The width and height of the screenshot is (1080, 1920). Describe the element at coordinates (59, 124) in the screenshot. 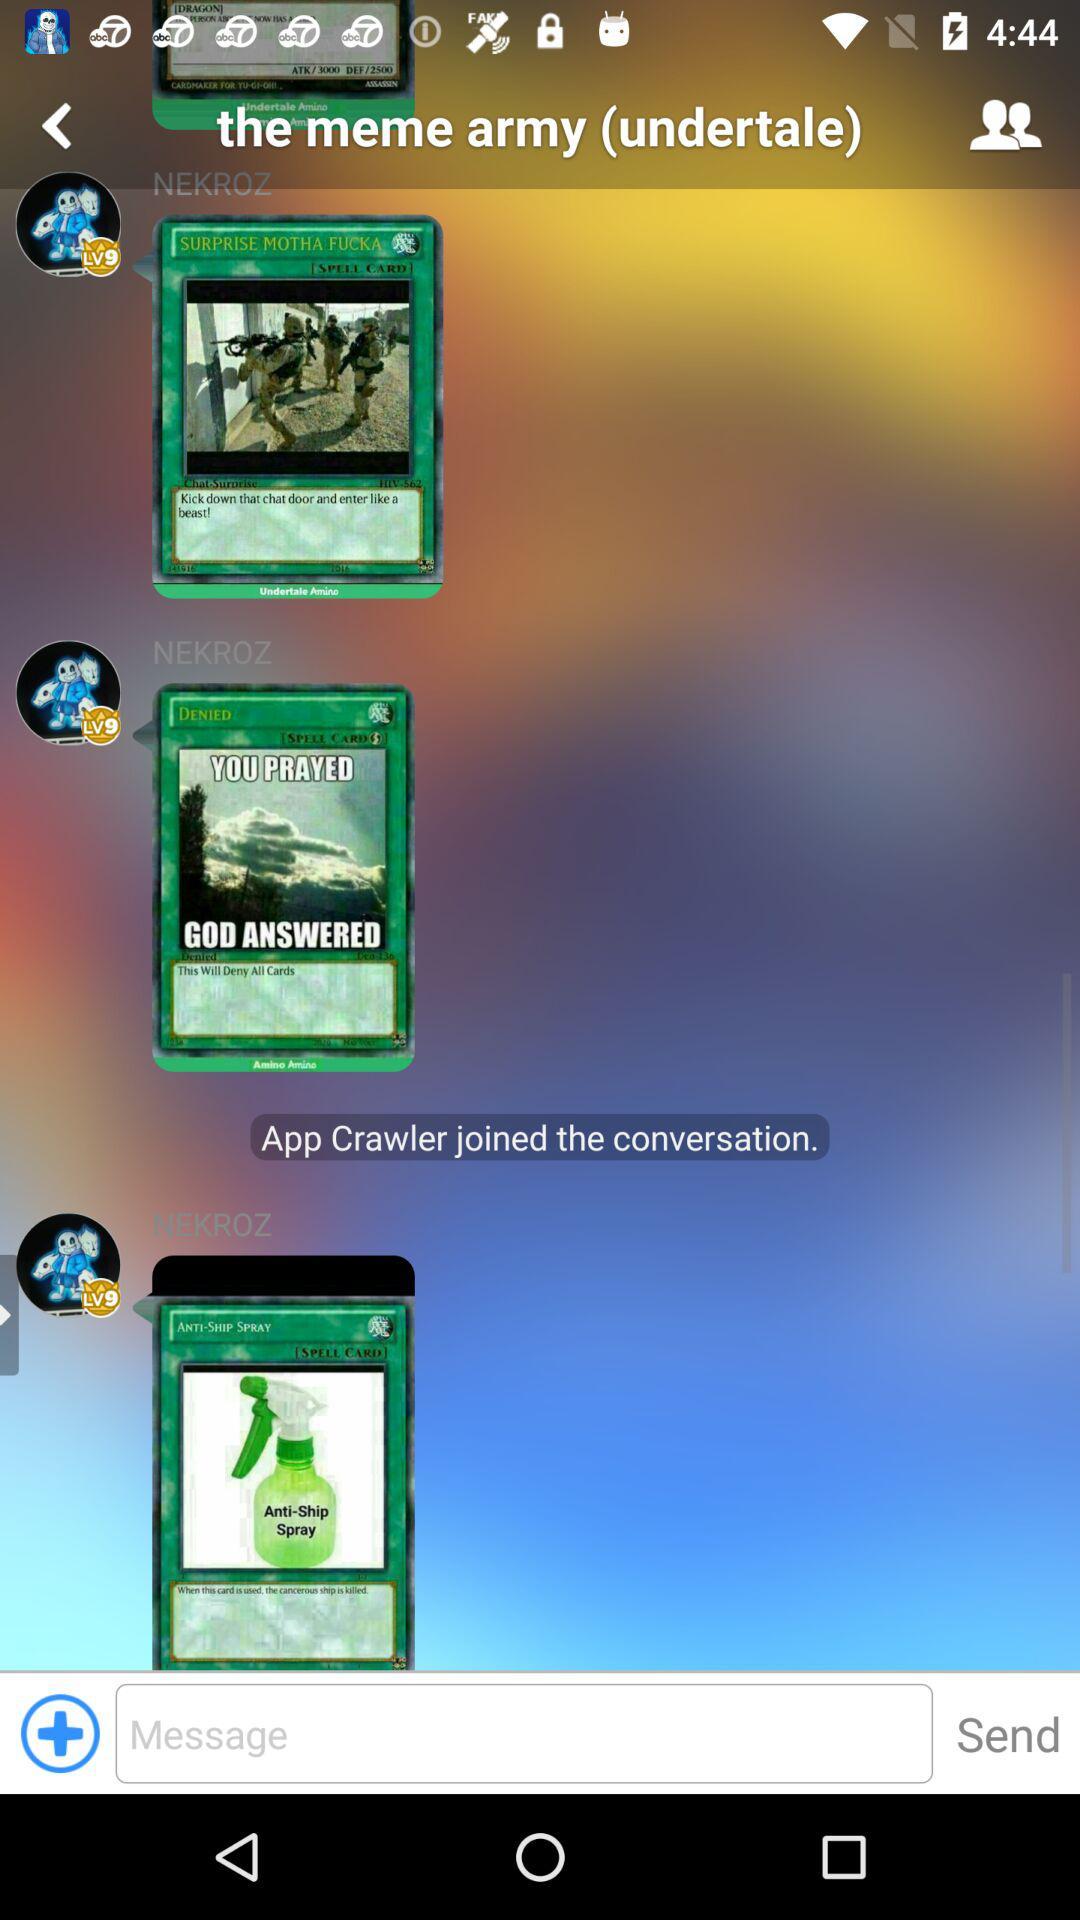

I see `go back` at that location.